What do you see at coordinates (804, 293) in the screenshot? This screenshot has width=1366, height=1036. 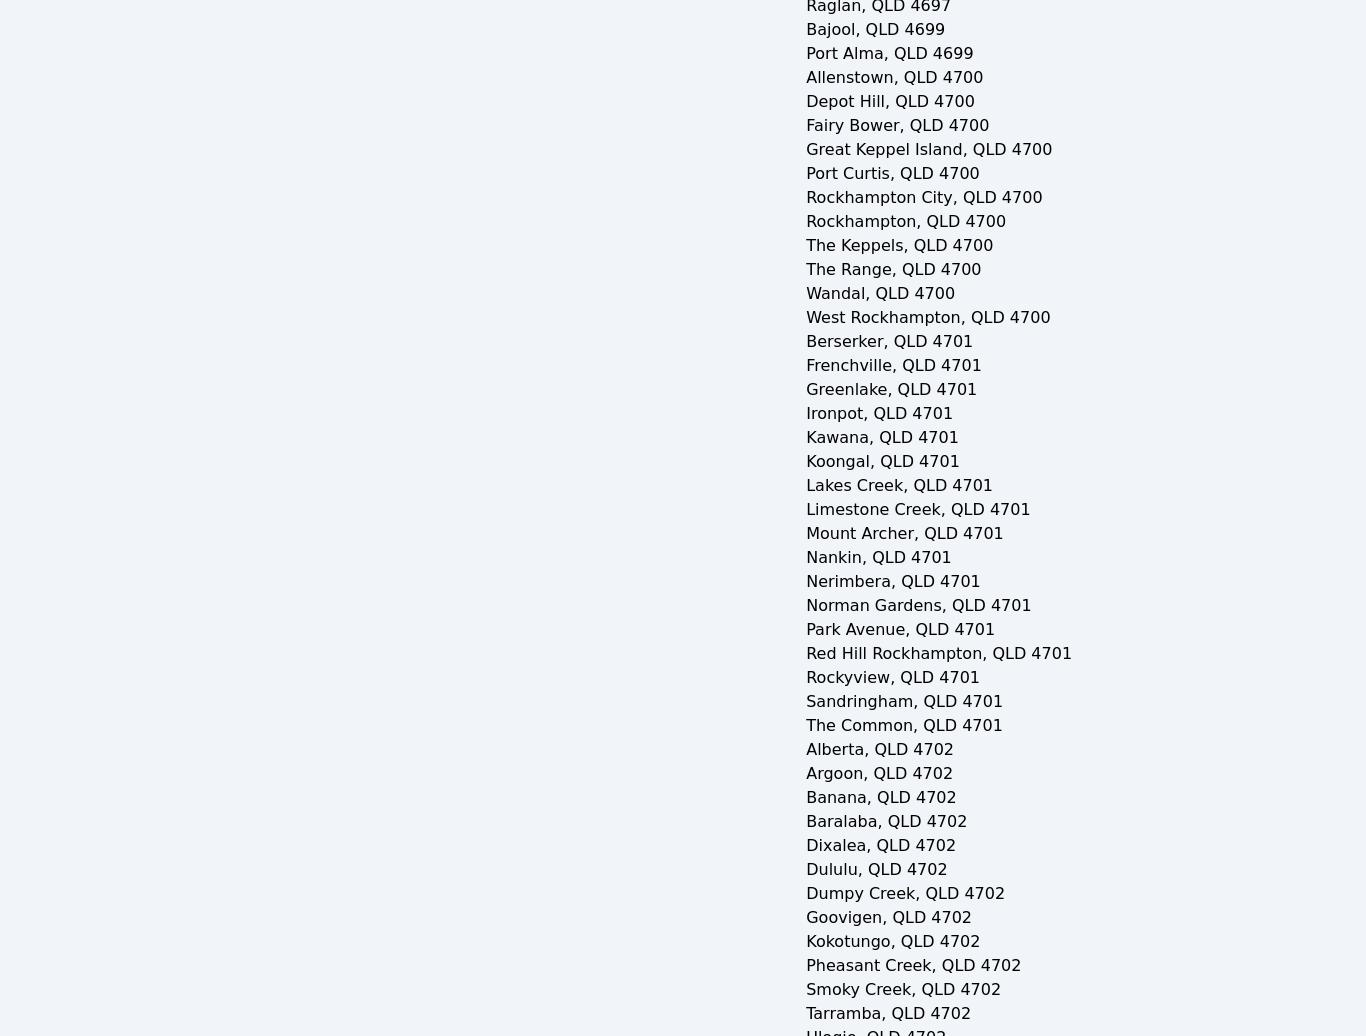 I see `'Wandal, QLD 4700'` at bounding box center [804, 293].